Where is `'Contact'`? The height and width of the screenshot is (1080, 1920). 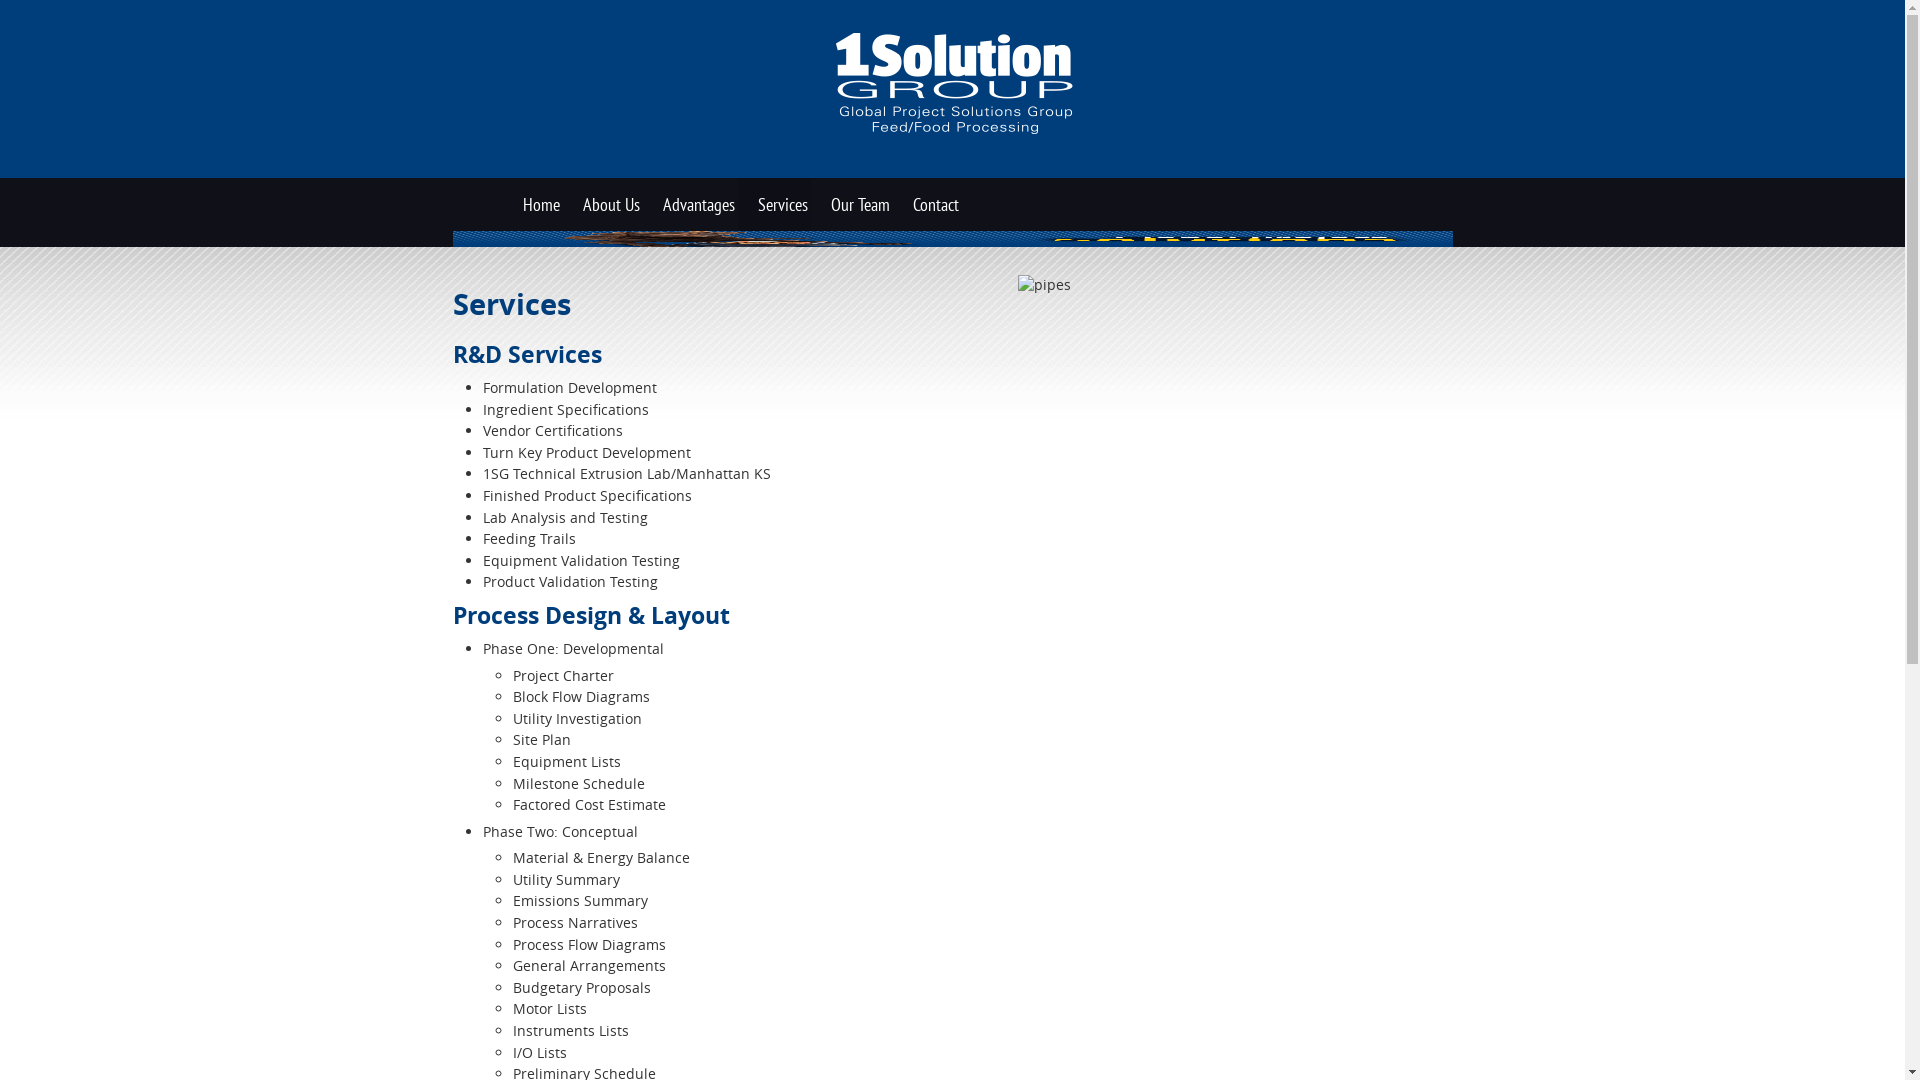 'Contact' is located at coordinates (925, 204).